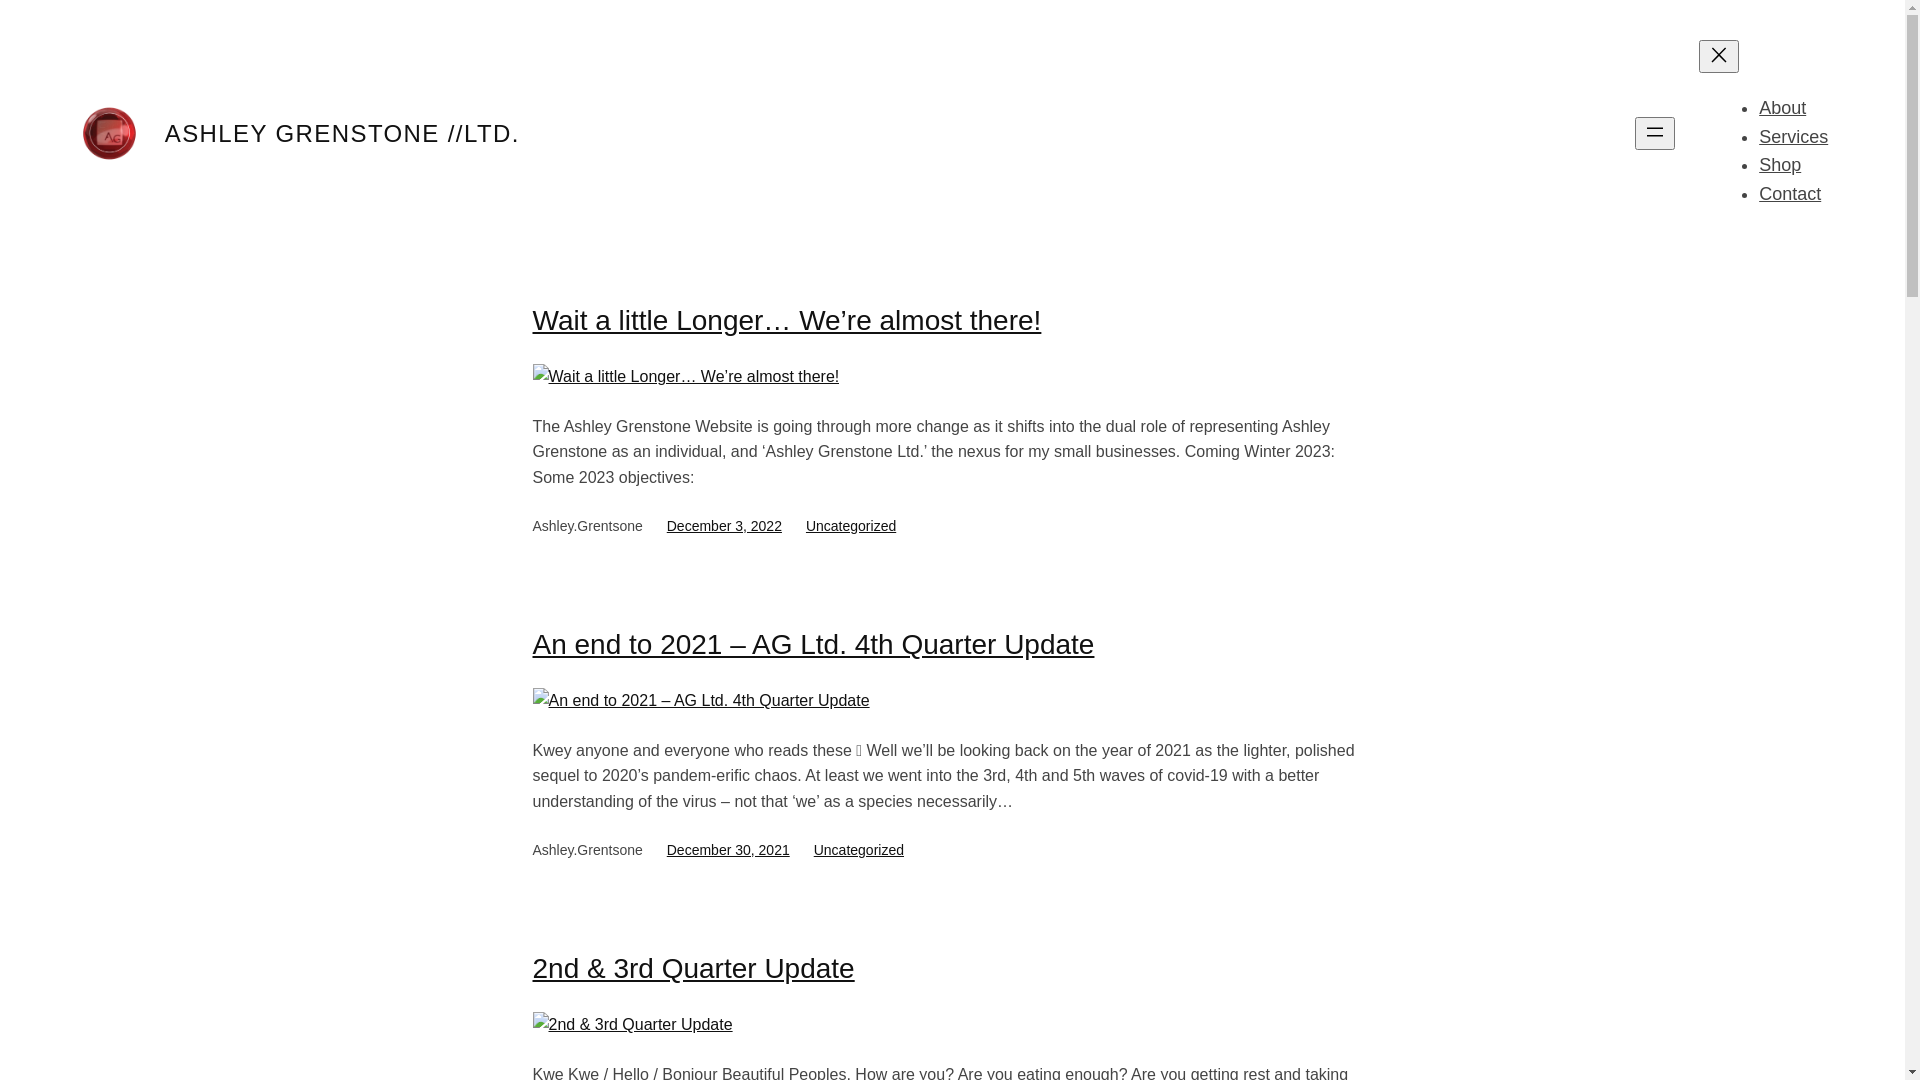 The image size is (1920, 1080). I want to click on 'Uncategorized', so click(859, 849).